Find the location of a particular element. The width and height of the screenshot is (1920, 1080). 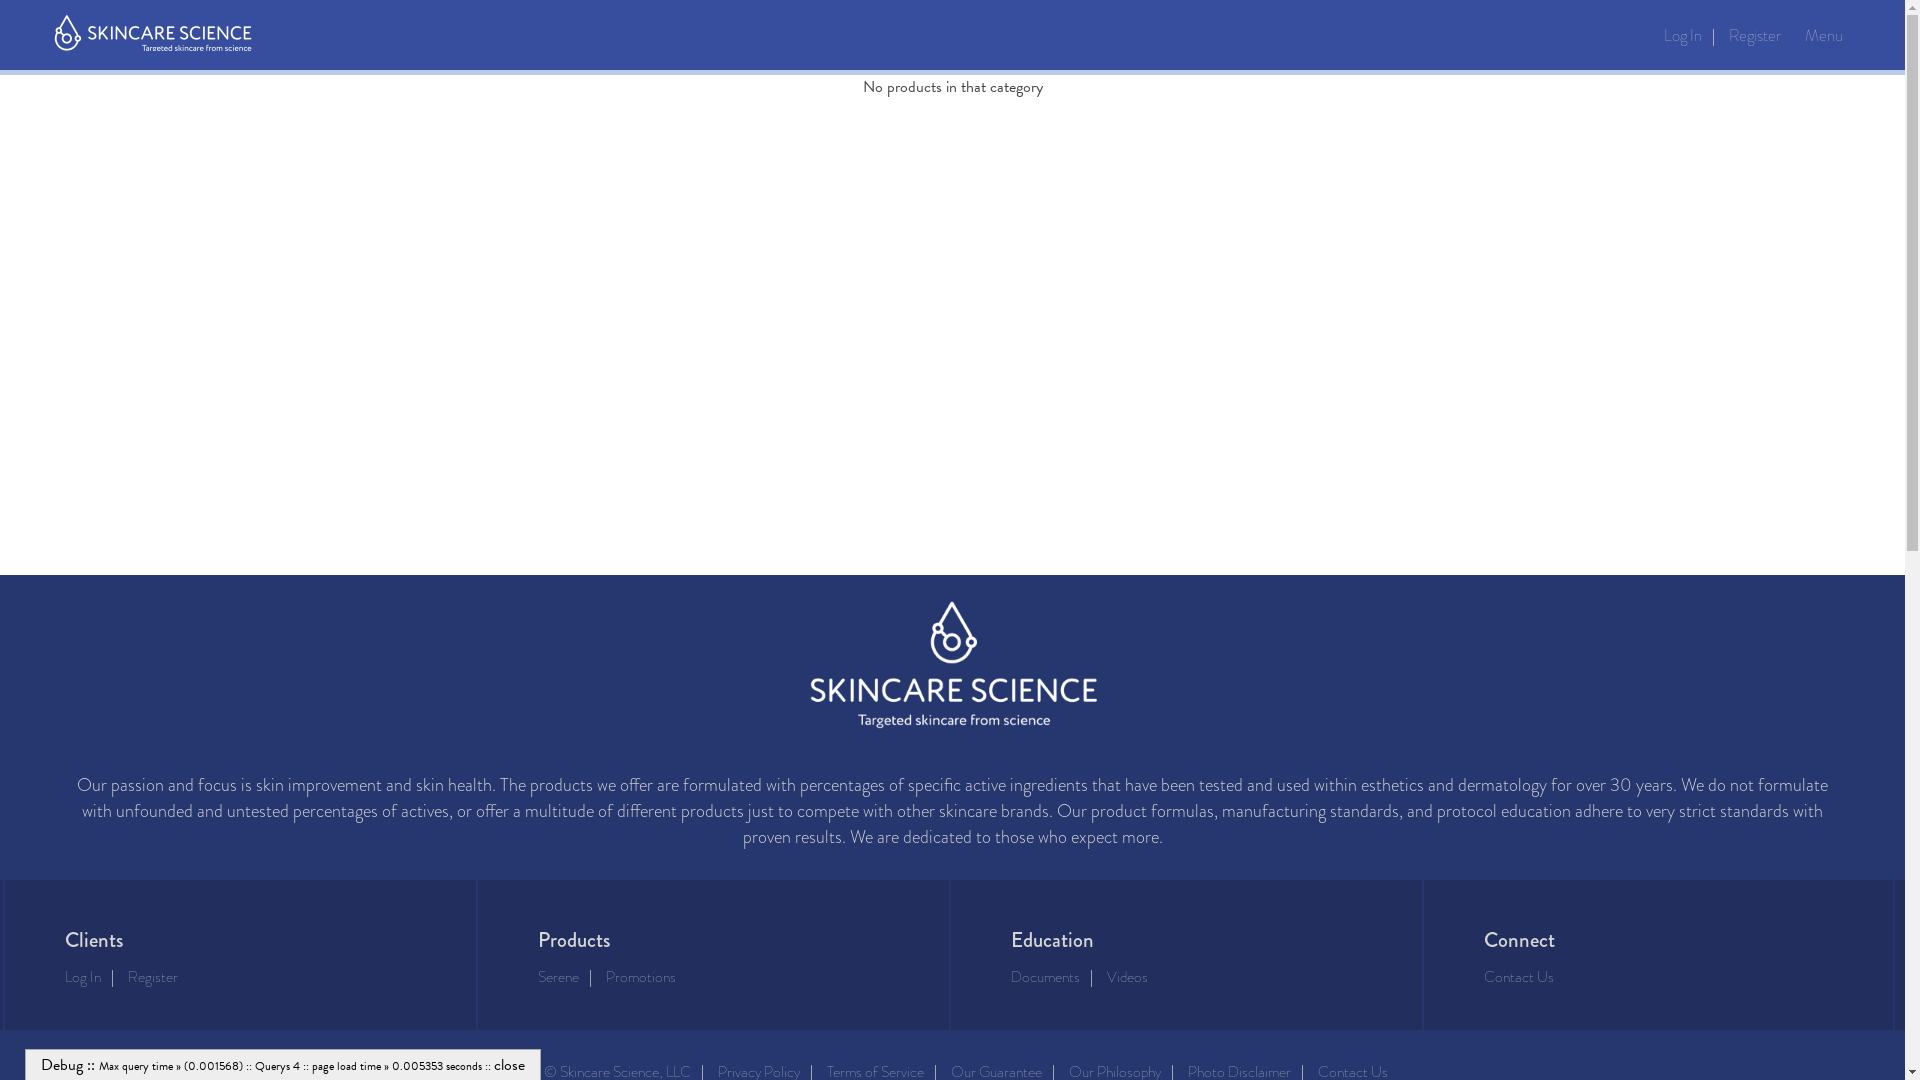

'Register' is located at coordinates (152, 975).